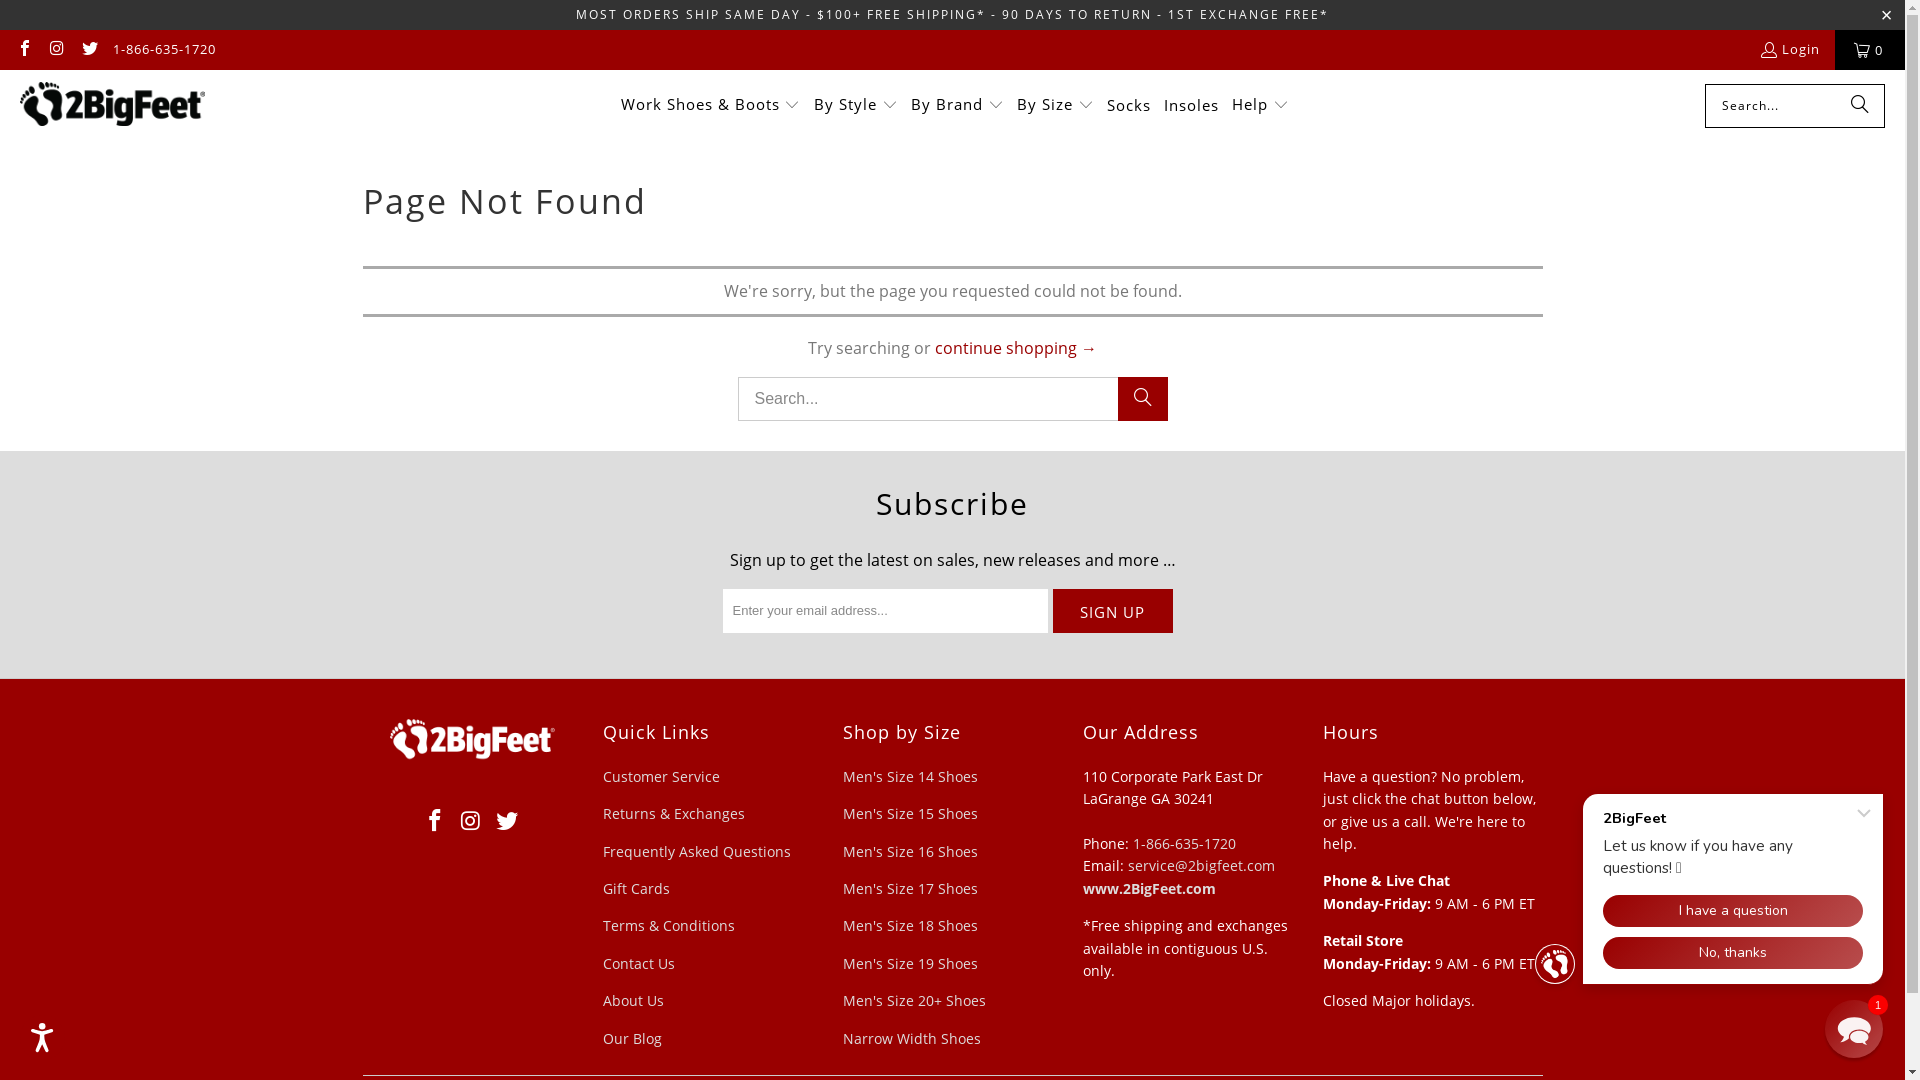 This screenshot has width=1920, height=1080. I want to click on 'Men's Size 14 Shoes', so click(908, 775).